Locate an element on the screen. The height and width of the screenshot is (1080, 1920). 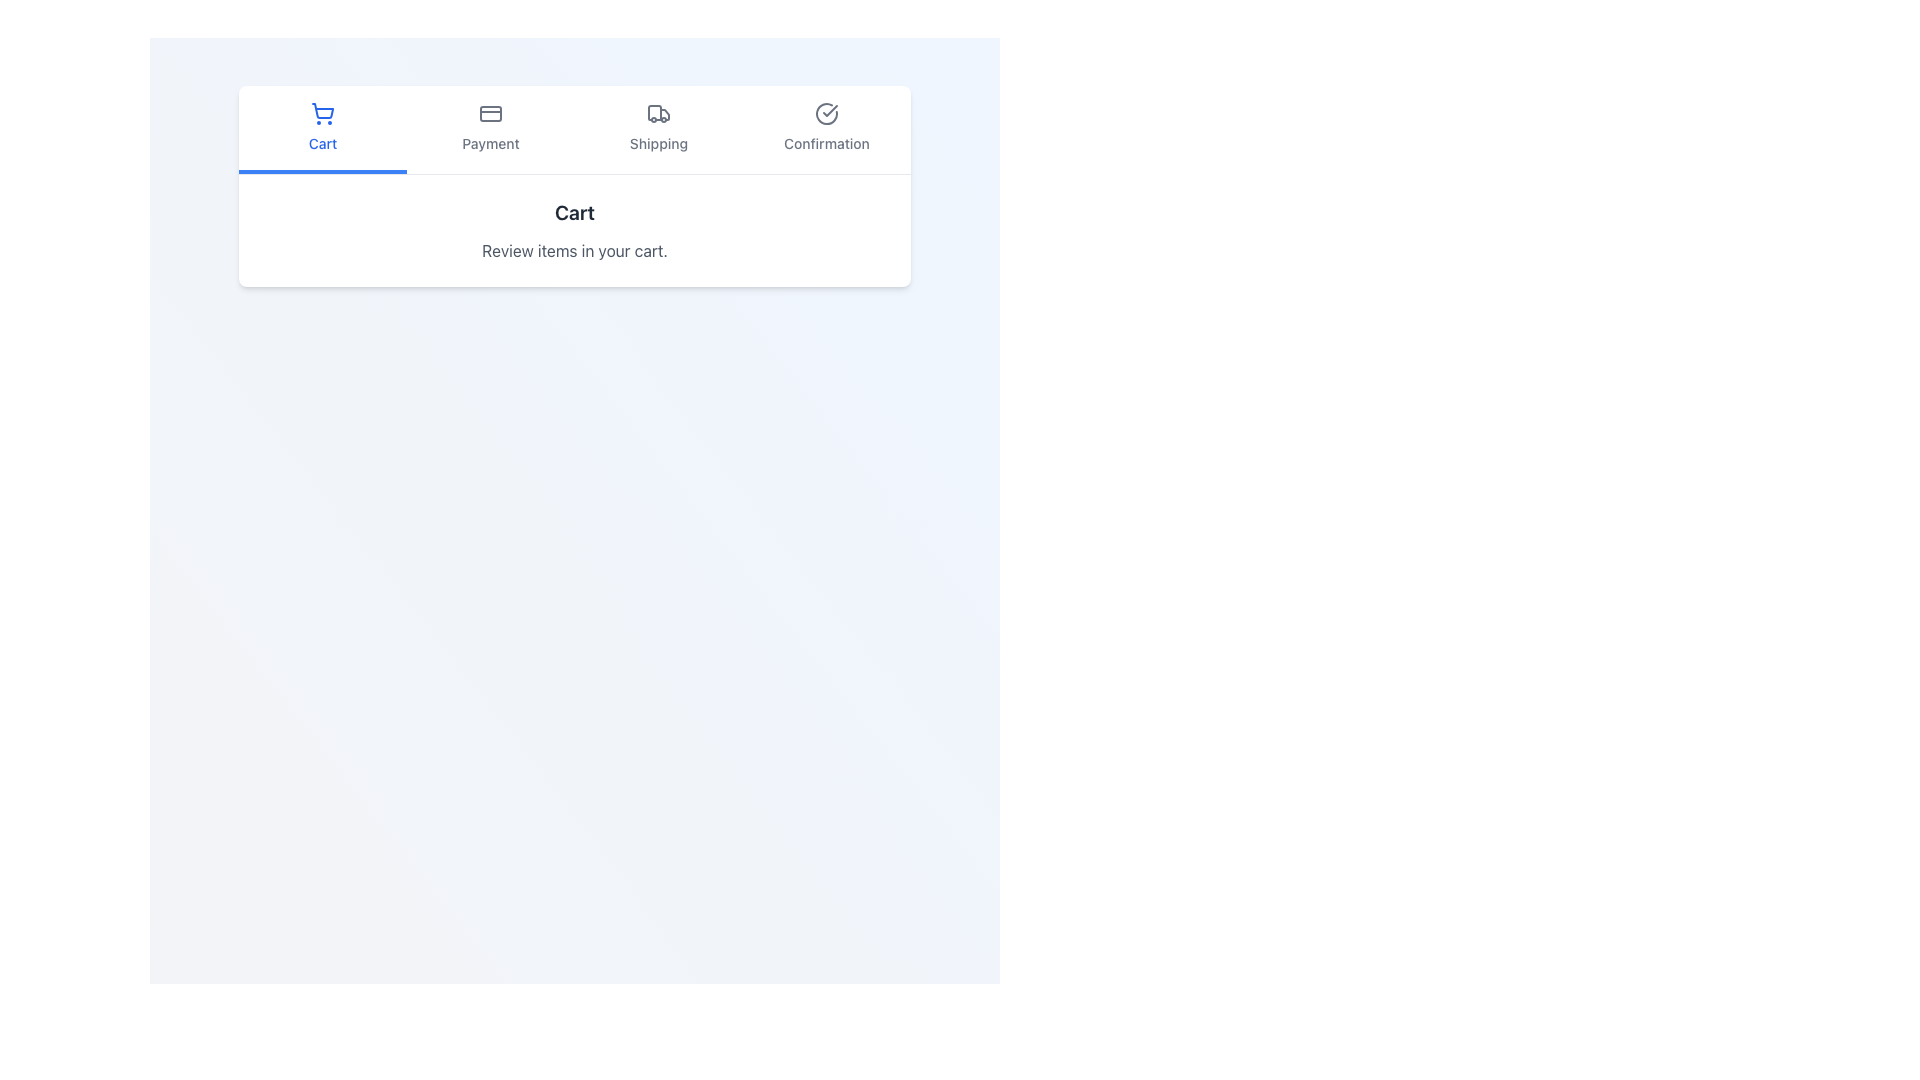
the SVG-based icon depicting a simplified credit card located at the center of the 'Payment' tab in the navigation bar, which is situated immediately to the right of the 'Cart' tab is located at coordinates (490, 114).